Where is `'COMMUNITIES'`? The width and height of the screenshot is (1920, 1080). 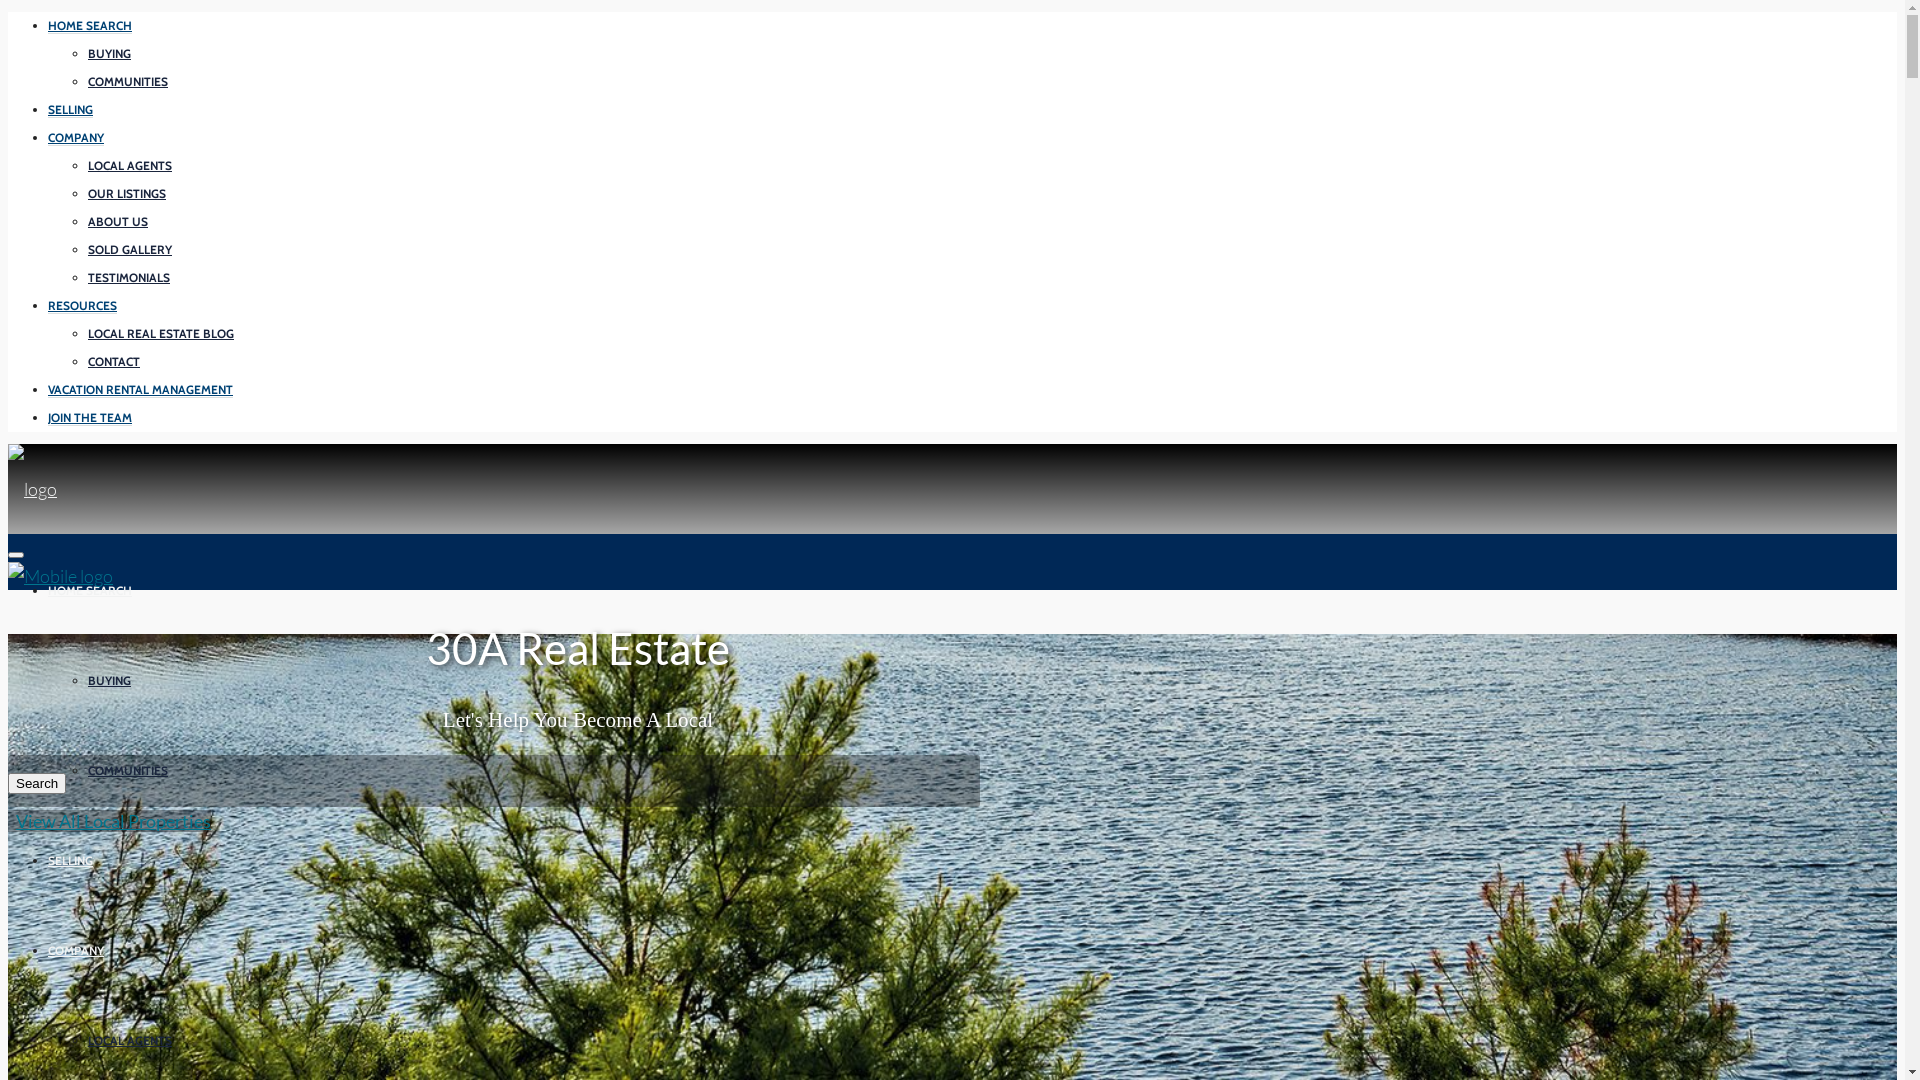 'COMMUNITIES' is located at coordinates (127, 770).